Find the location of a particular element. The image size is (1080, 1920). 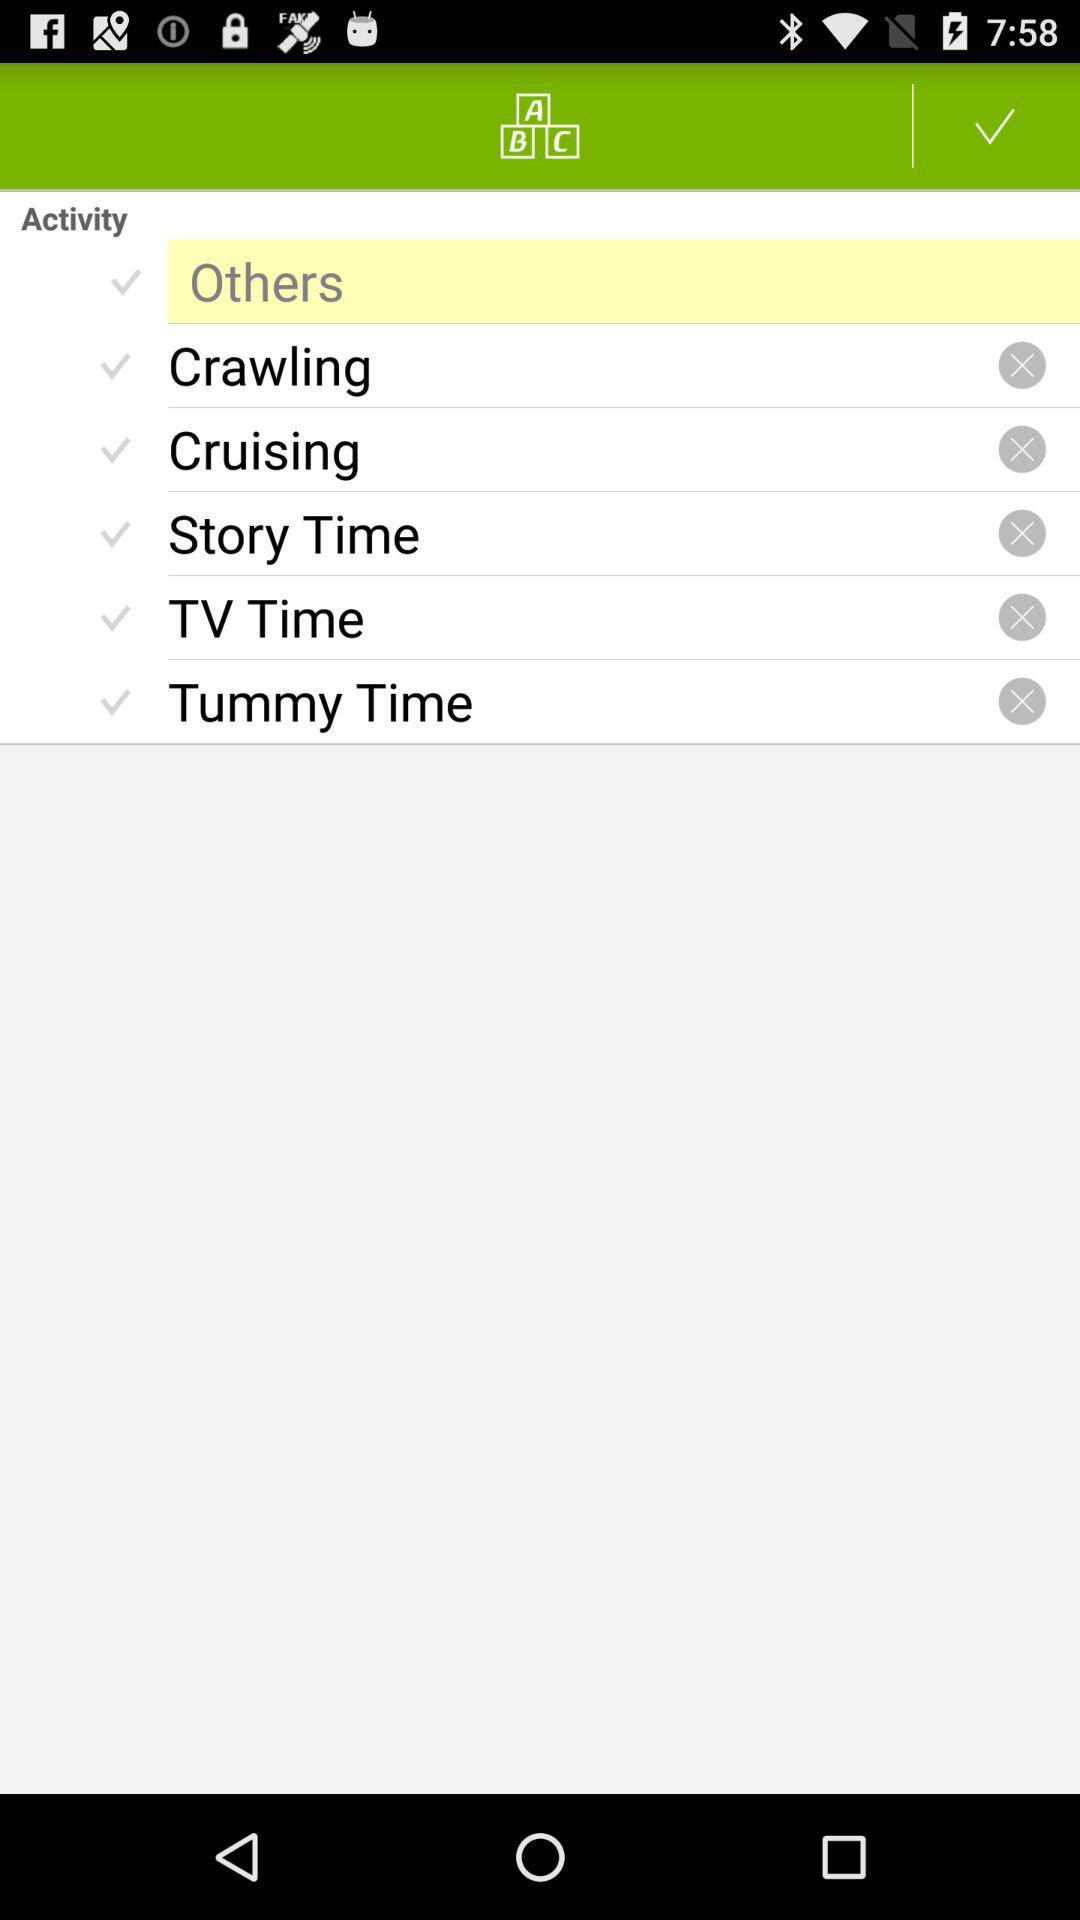

others is located at coordinates (623, 280).